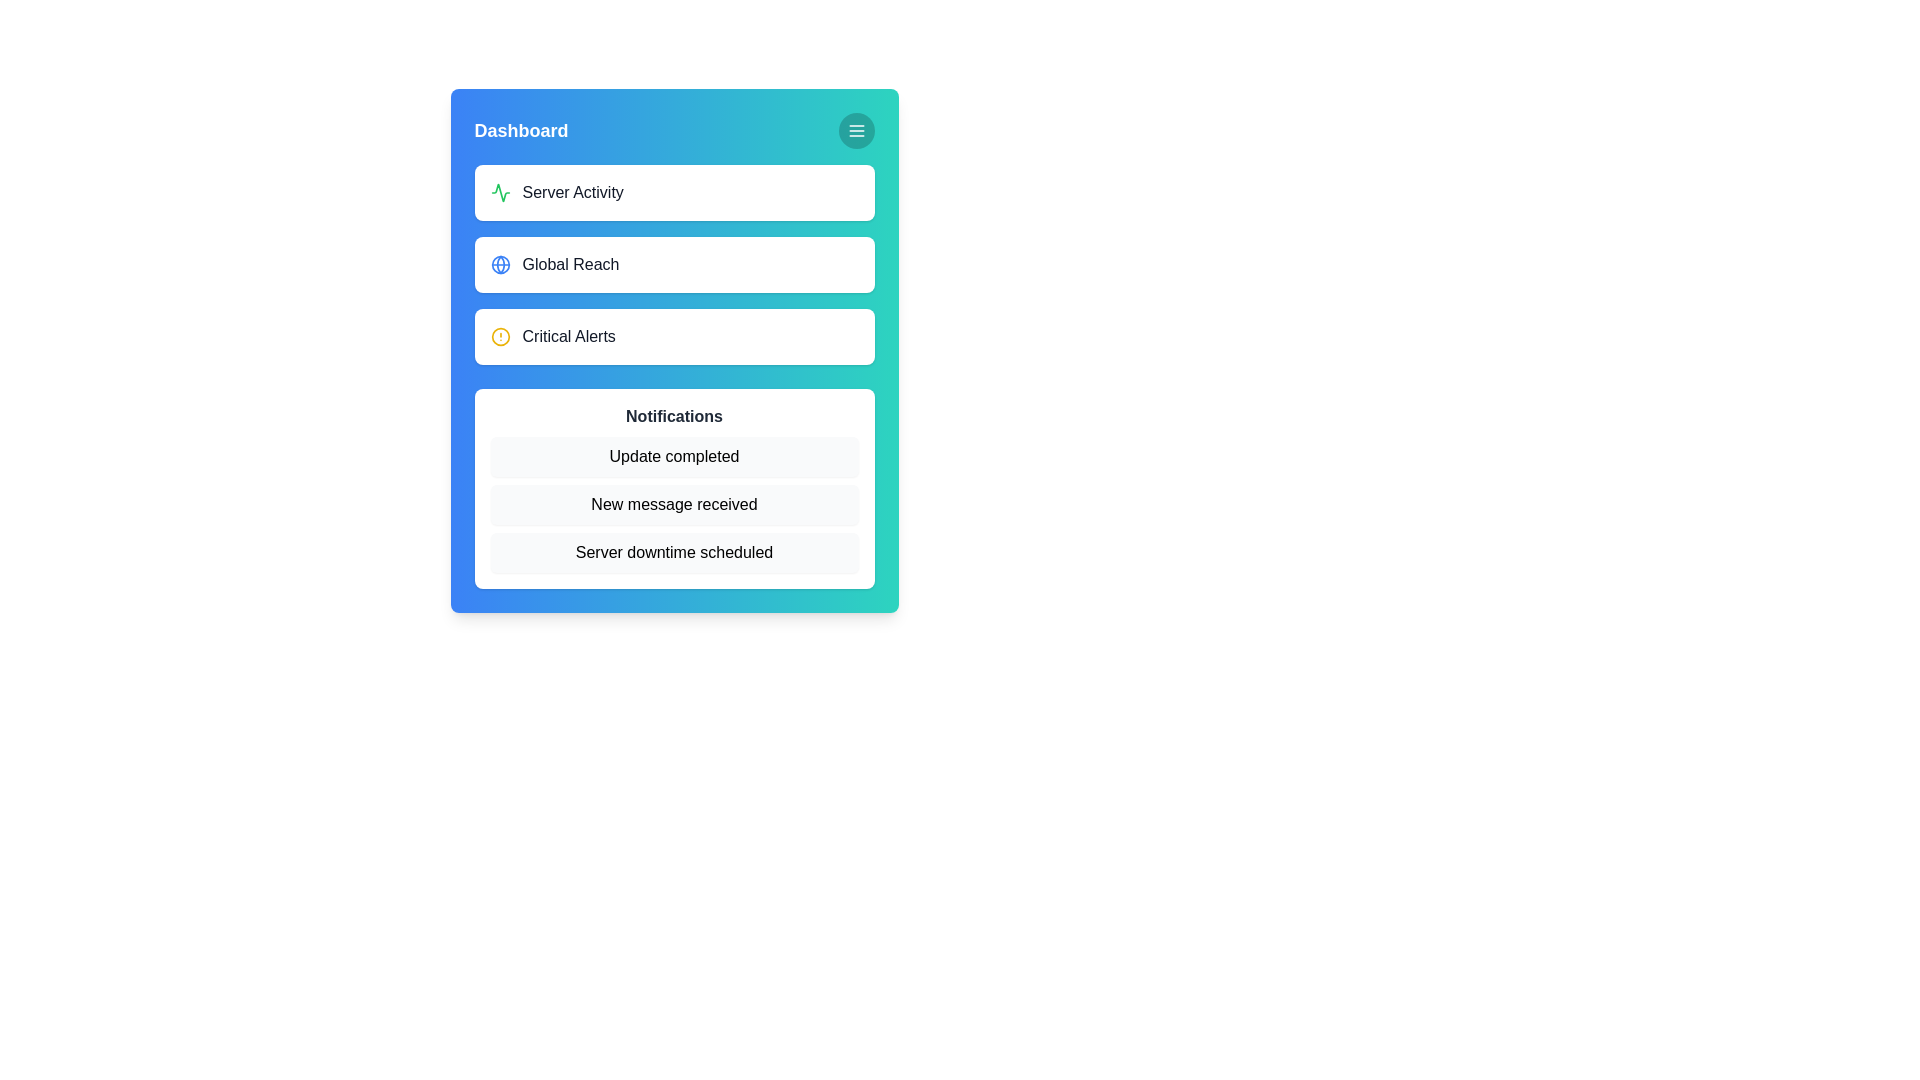  Describe the element at coordinates (674, 350) in the screenshot. I see `the Card component in the dashboard layout that presents activity details, reach metrics, critical alerts, and sequential notifications` at that location.